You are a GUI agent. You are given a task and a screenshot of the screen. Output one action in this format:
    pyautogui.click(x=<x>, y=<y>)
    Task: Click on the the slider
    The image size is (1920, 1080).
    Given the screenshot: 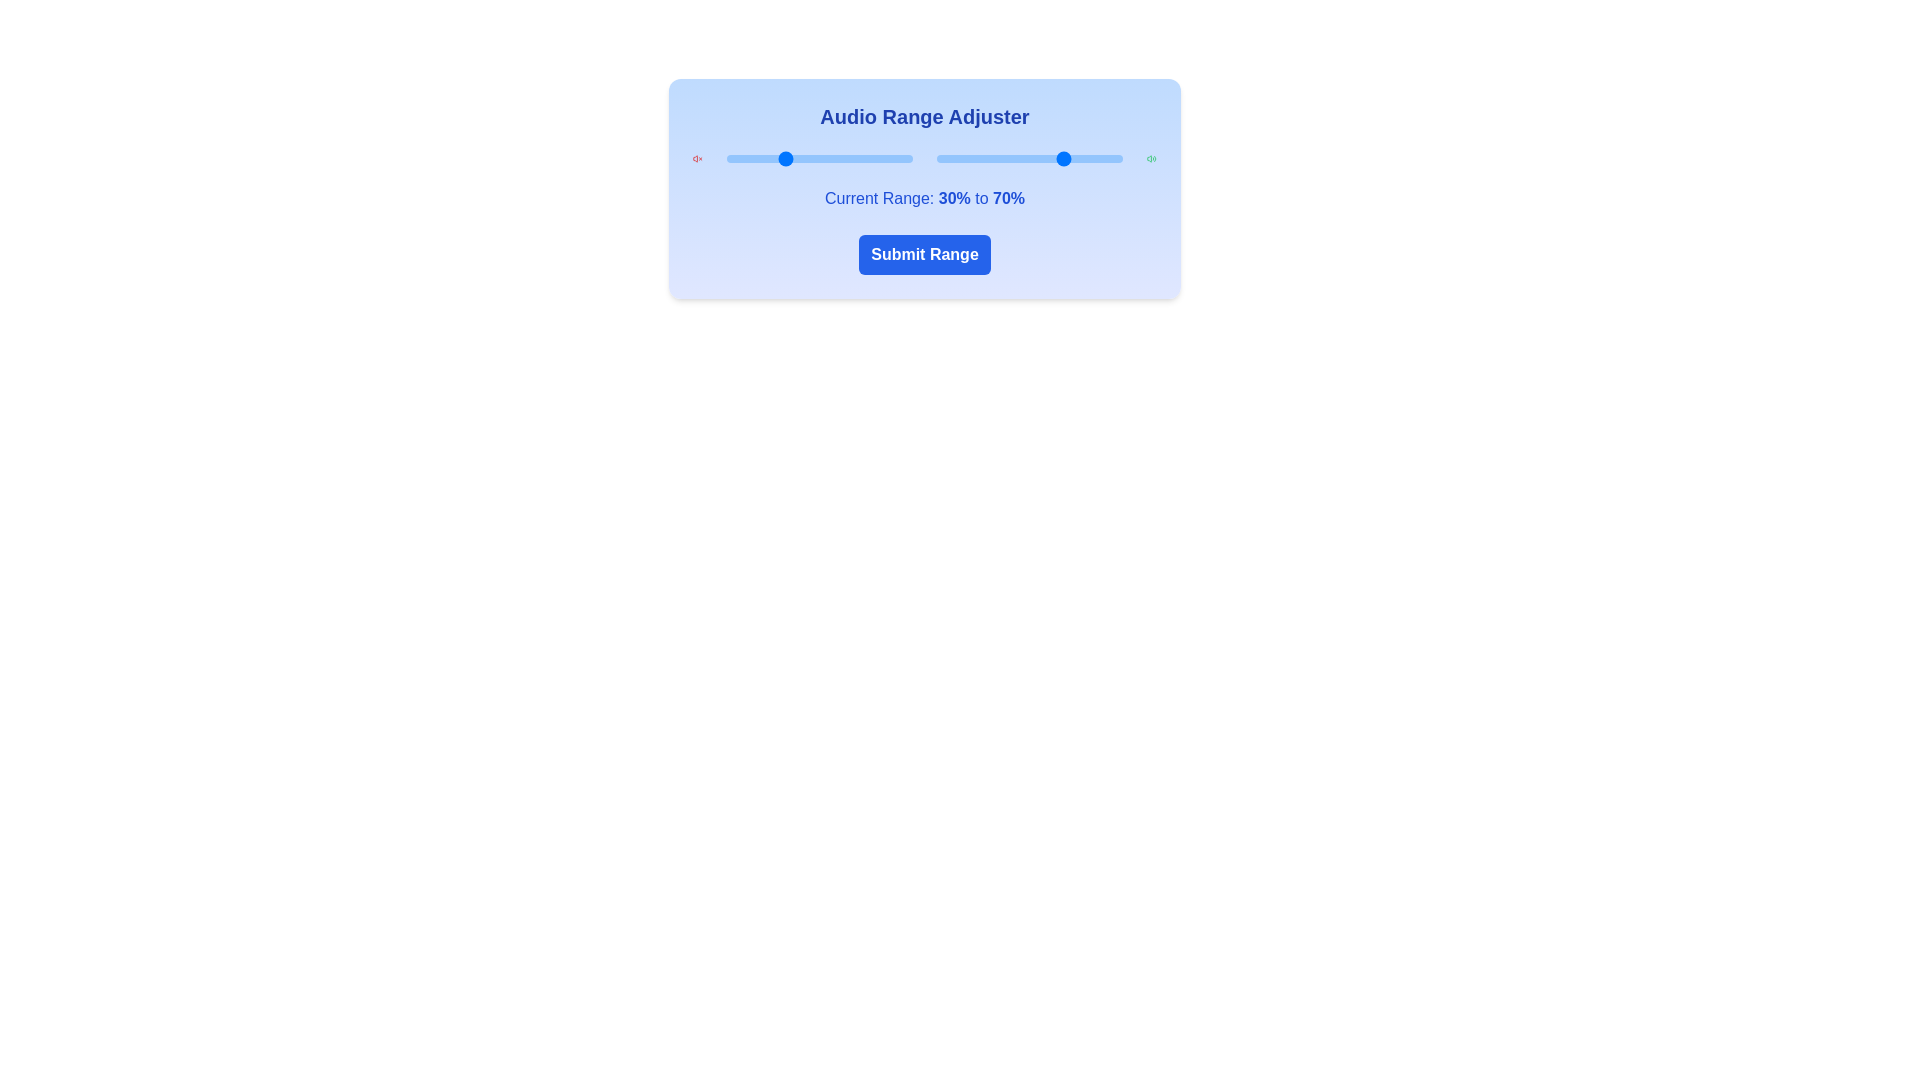 What is the action you would take?
    pyautogui.click(x=754, y=157)
    